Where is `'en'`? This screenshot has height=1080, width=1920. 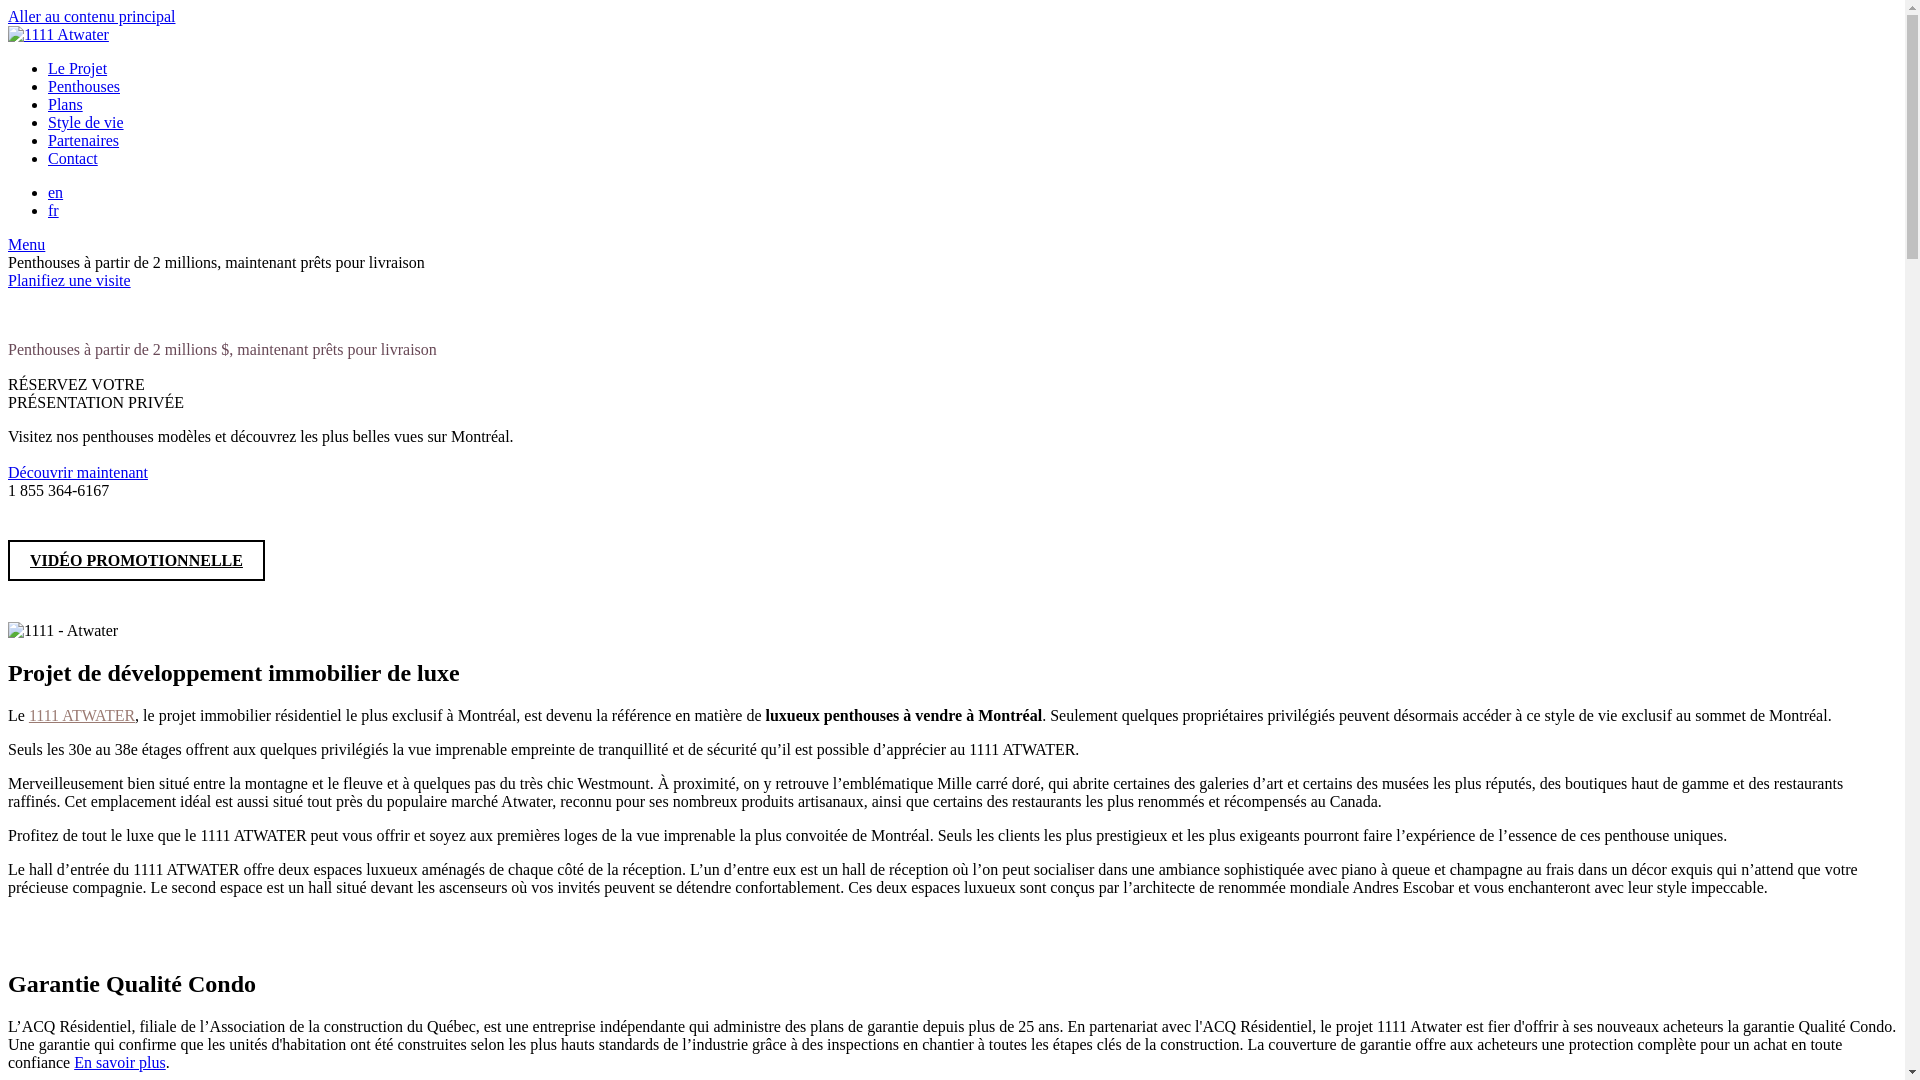 'en' is located at coordinates (55, 192).